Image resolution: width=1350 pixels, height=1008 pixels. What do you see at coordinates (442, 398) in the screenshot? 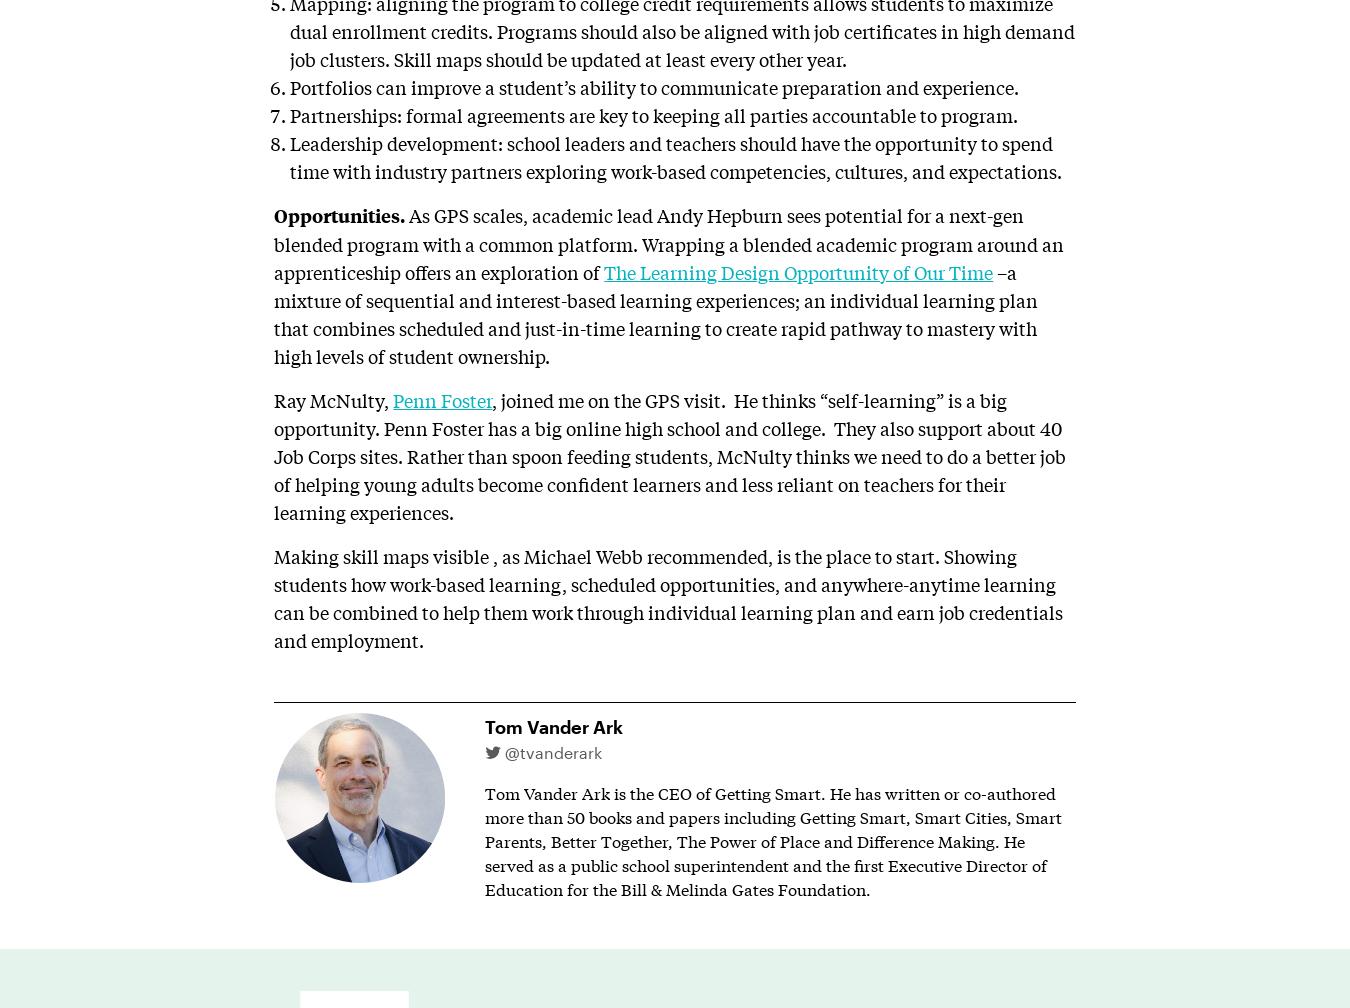
I see `'Penn Foster'` at bounding box center [442, 398].